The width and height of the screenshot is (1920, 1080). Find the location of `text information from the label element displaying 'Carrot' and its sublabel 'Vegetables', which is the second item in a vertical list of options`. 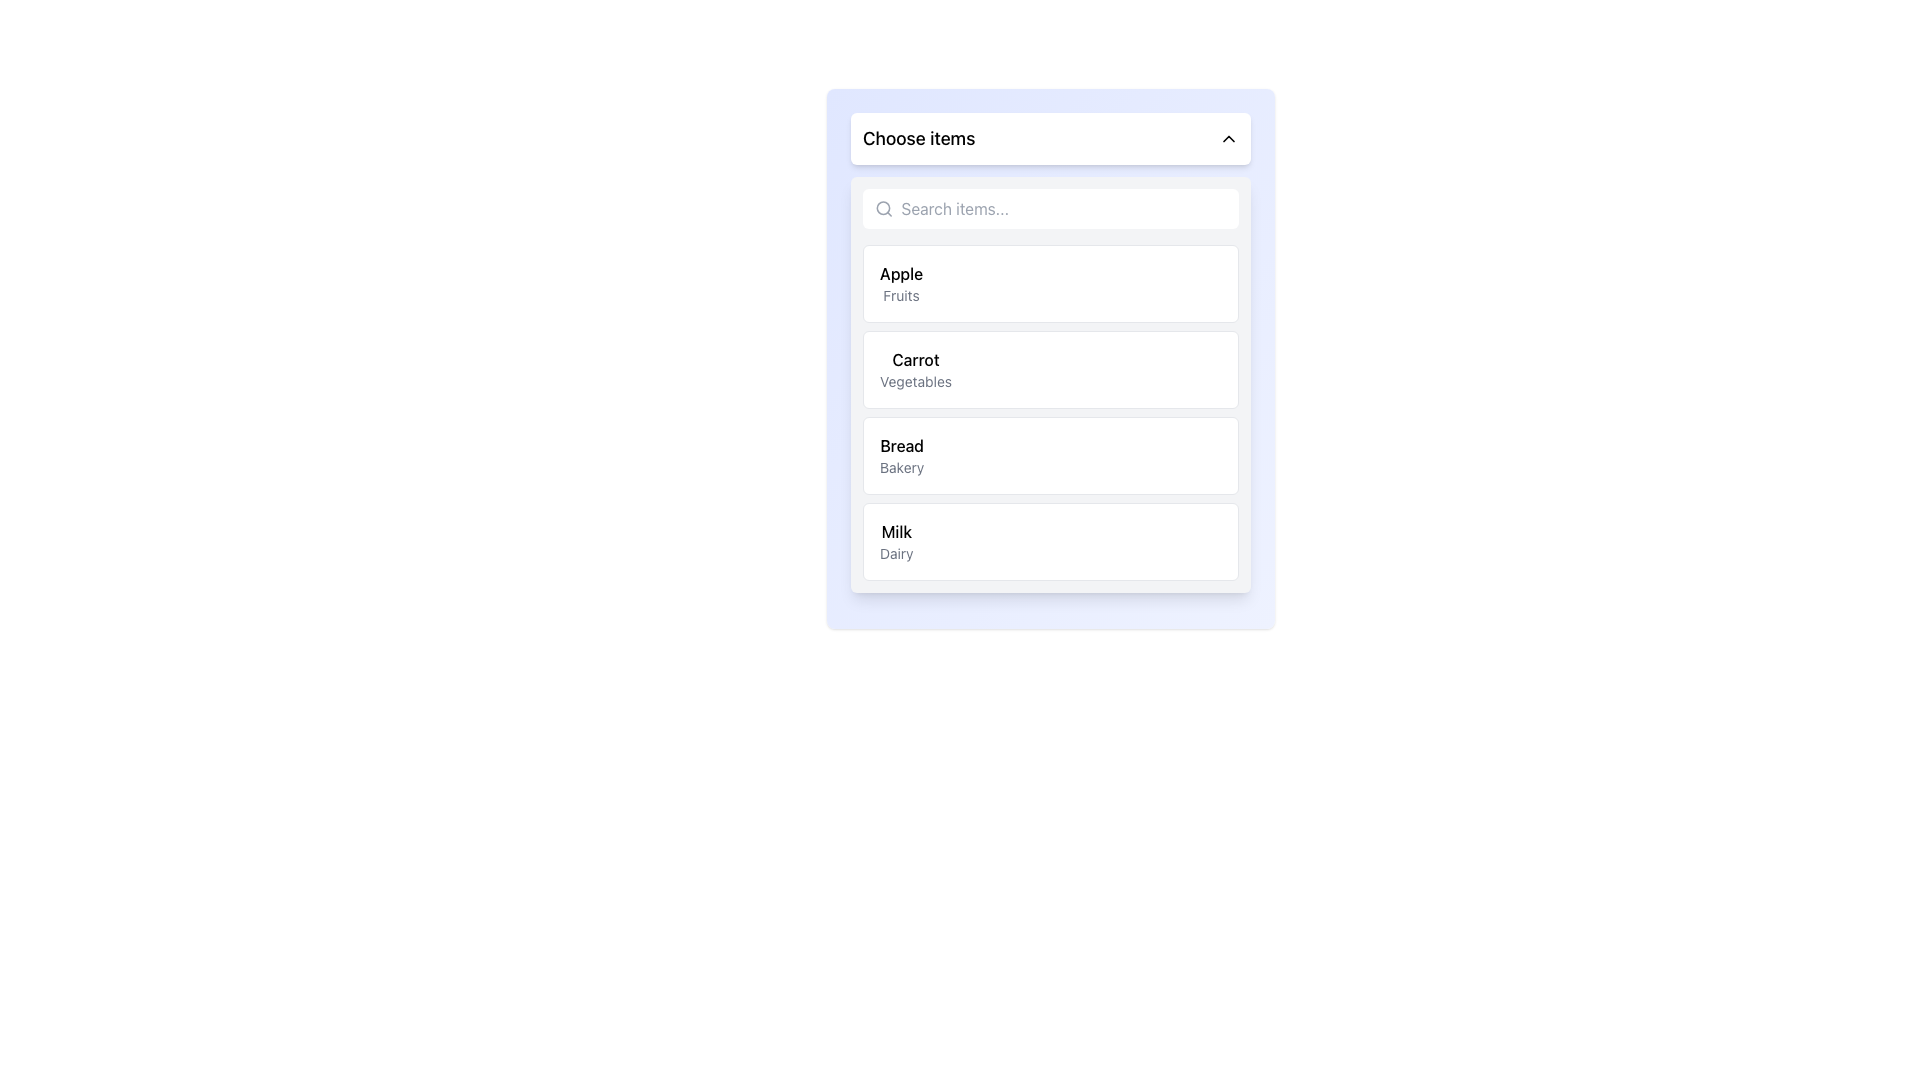

text information from the label element displaying 'Carrot' and its sublabel 'Vegetables', which is the second item in a vertical list of options is located at coordinates (915, 370).